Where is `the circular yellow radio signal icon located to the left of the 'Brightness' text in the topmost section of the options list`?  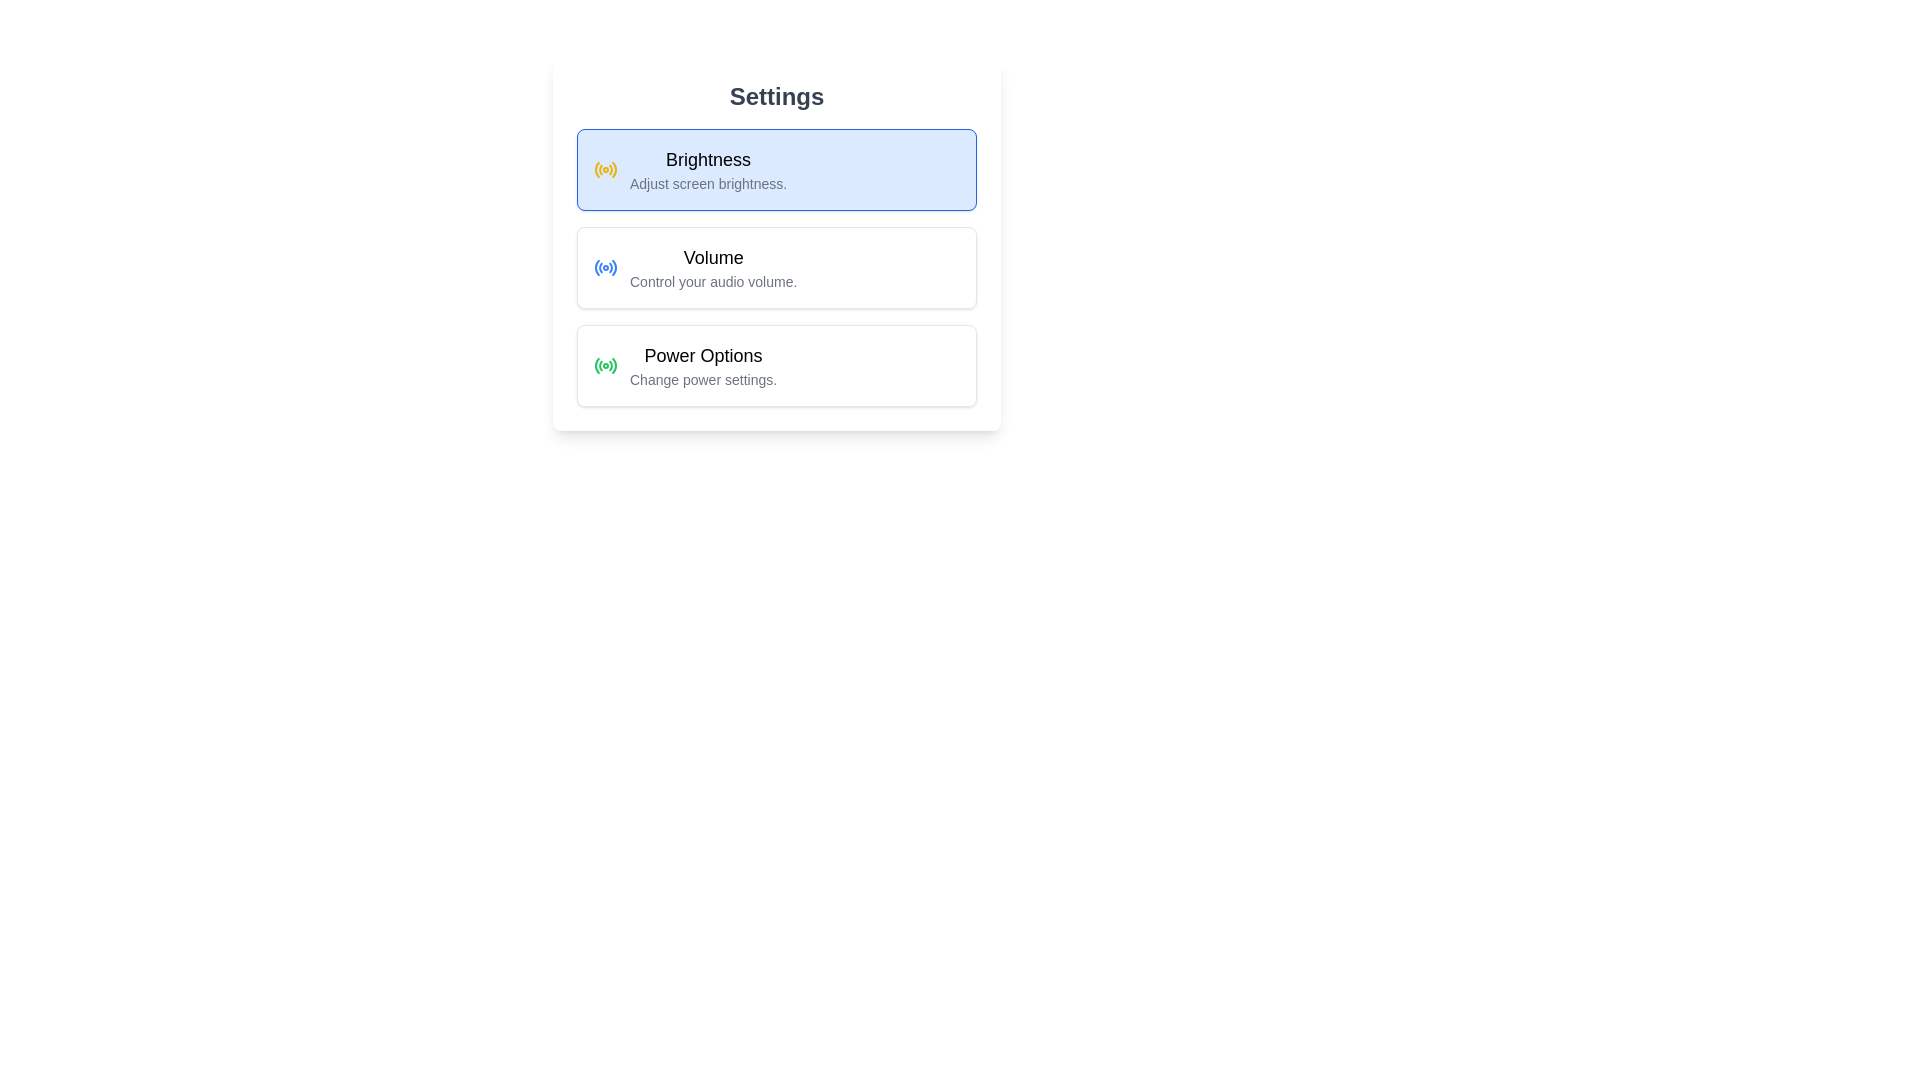
the circular yellow radio signal icon located to the left of the 'Brightness' text in the topmost section of the options list is located at coordinates (604, 168).